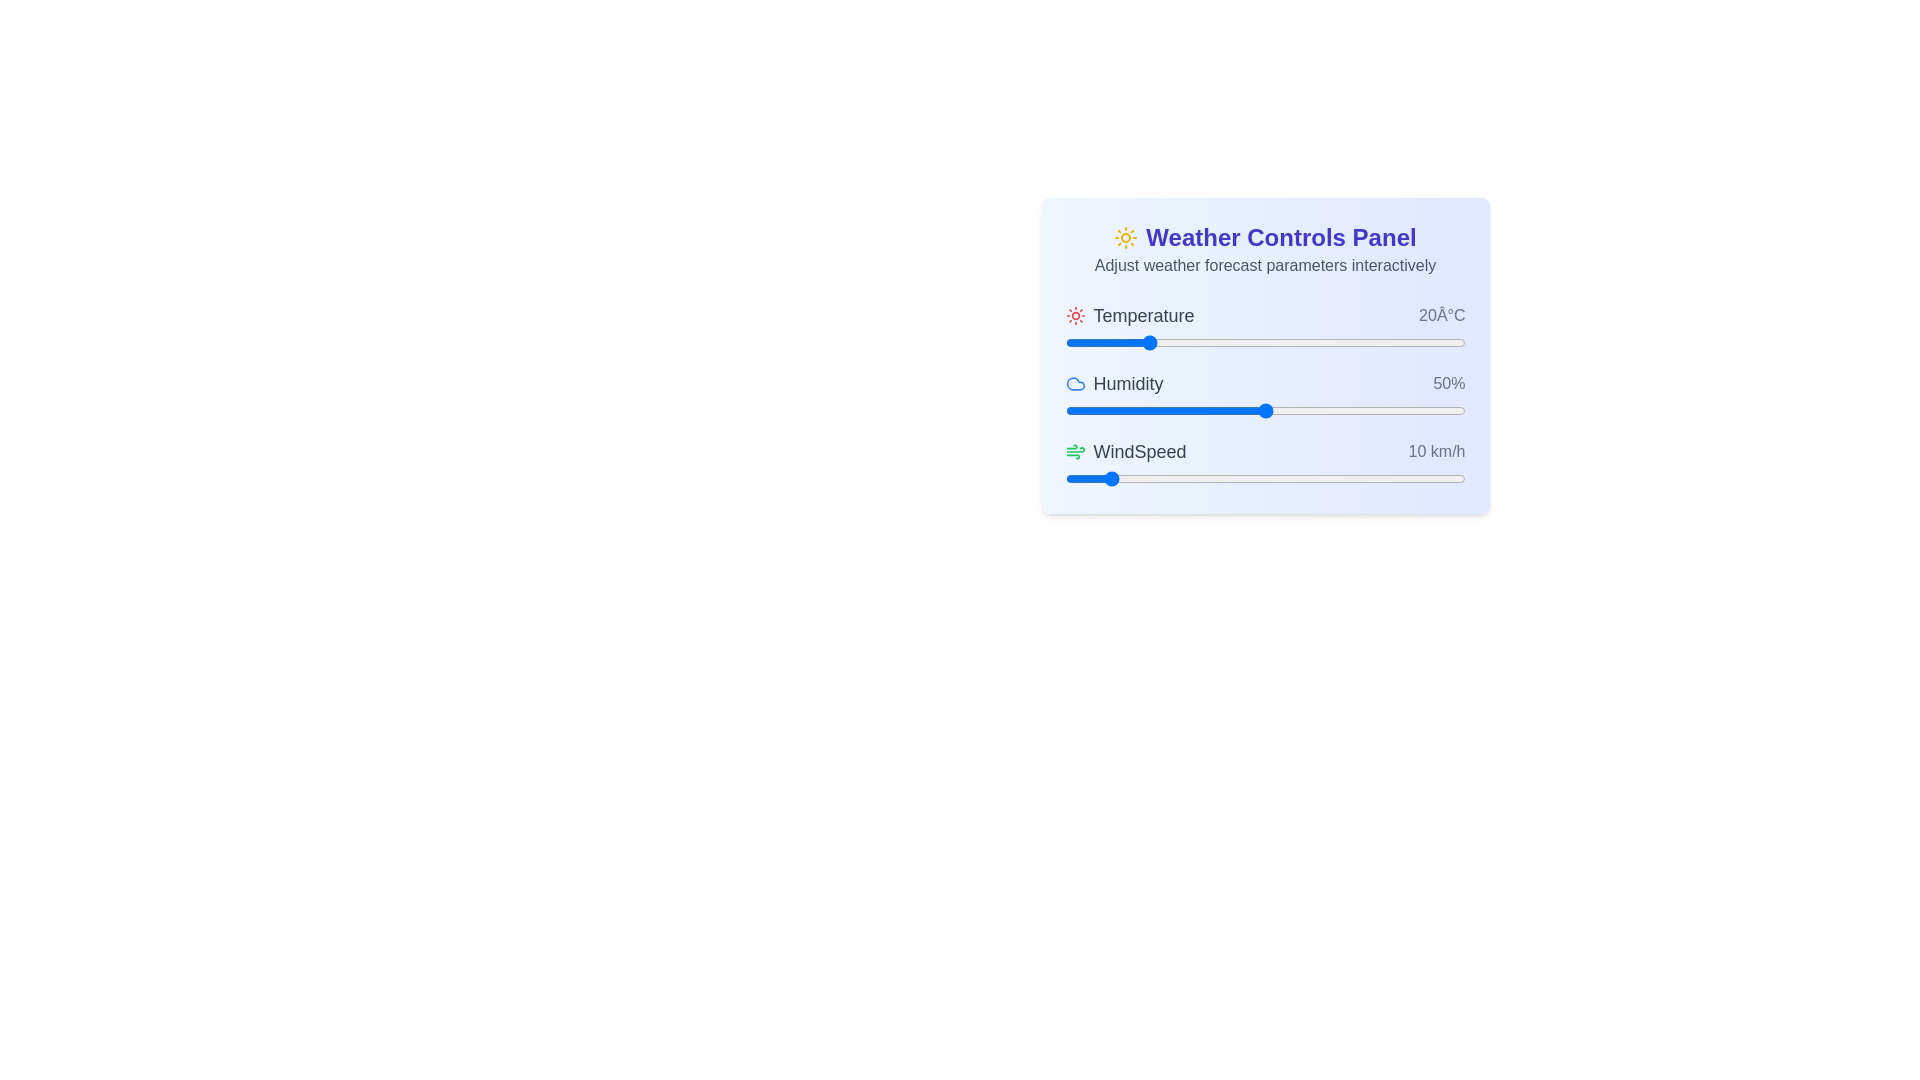 The height and width of the screenshot is (1080, 1920). What do you see at coordinates (1117, 342) in the screenshot?
I see `the temperature slider to set the temperature to -12°C` at bounding box center [1117, 342].